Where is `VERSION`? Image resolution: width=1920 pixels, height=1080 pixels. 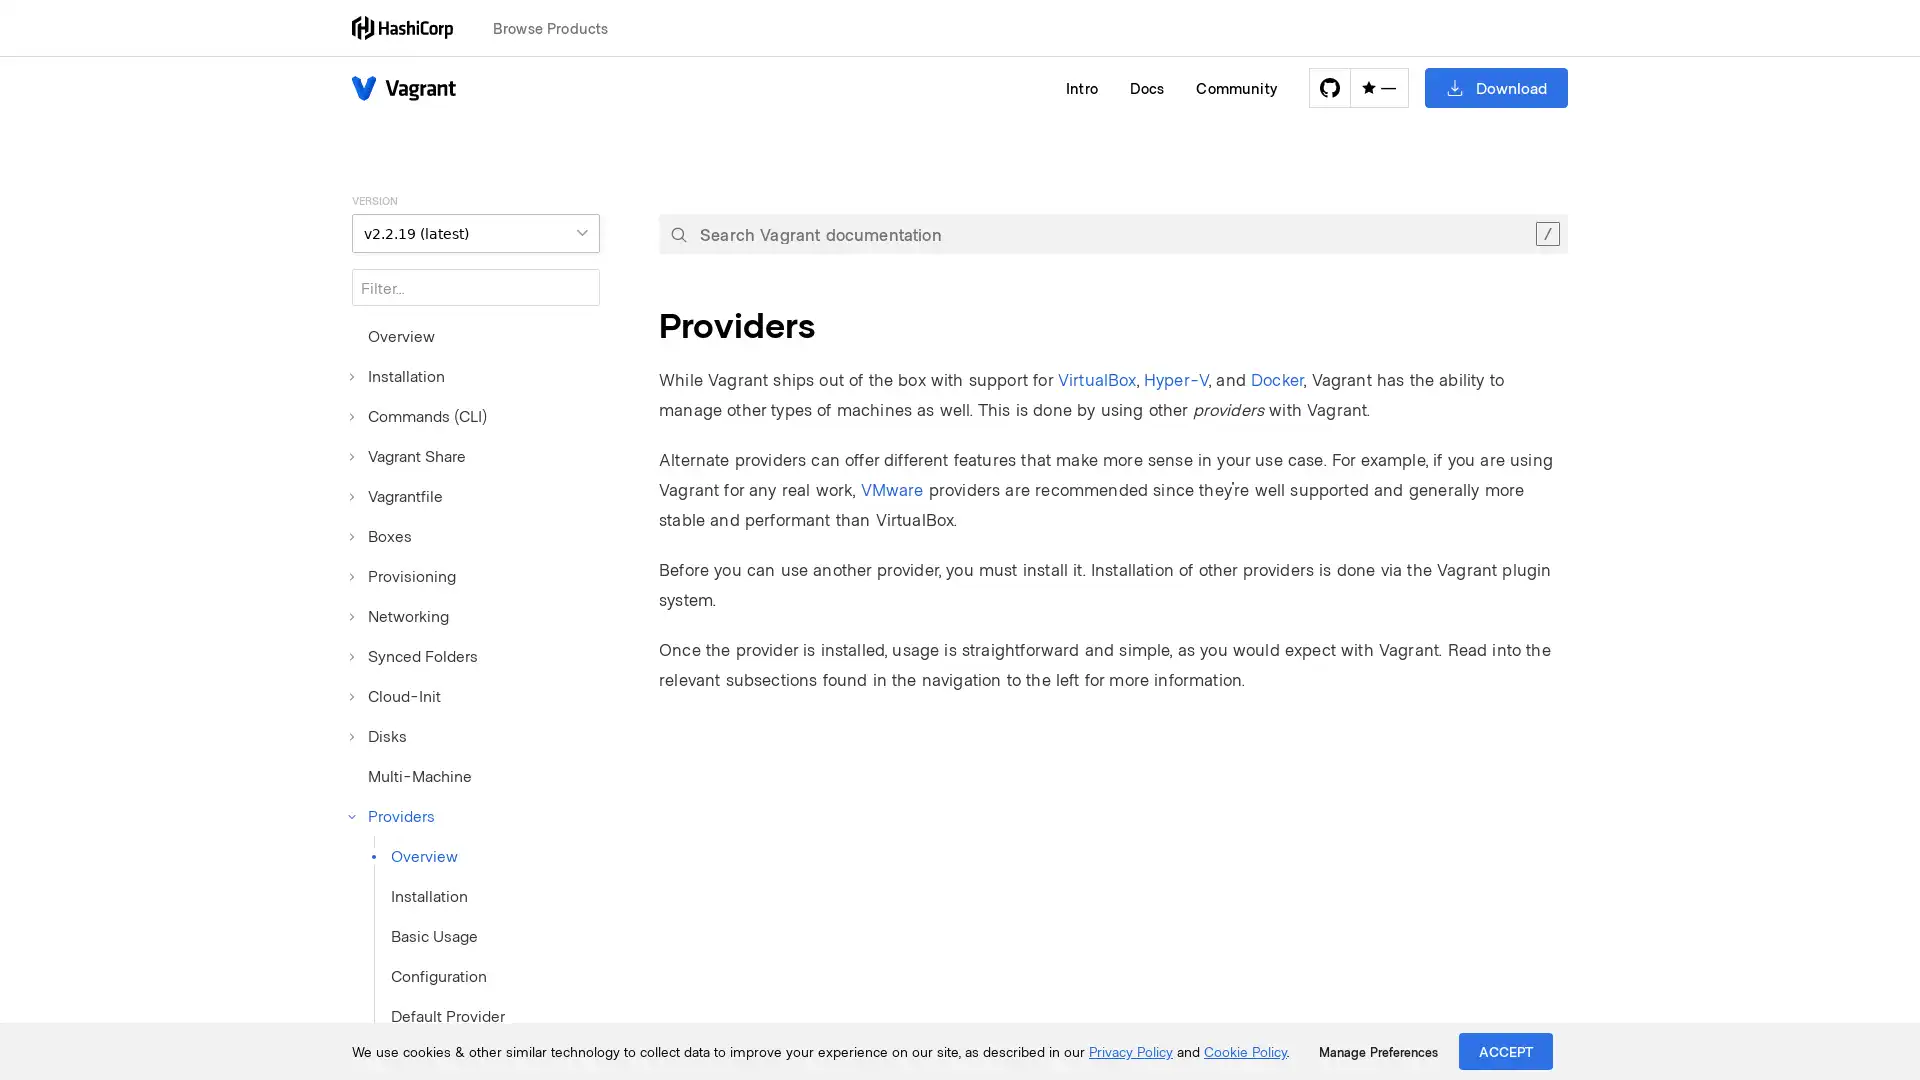 VERSION is located at coordinates (474, 232).